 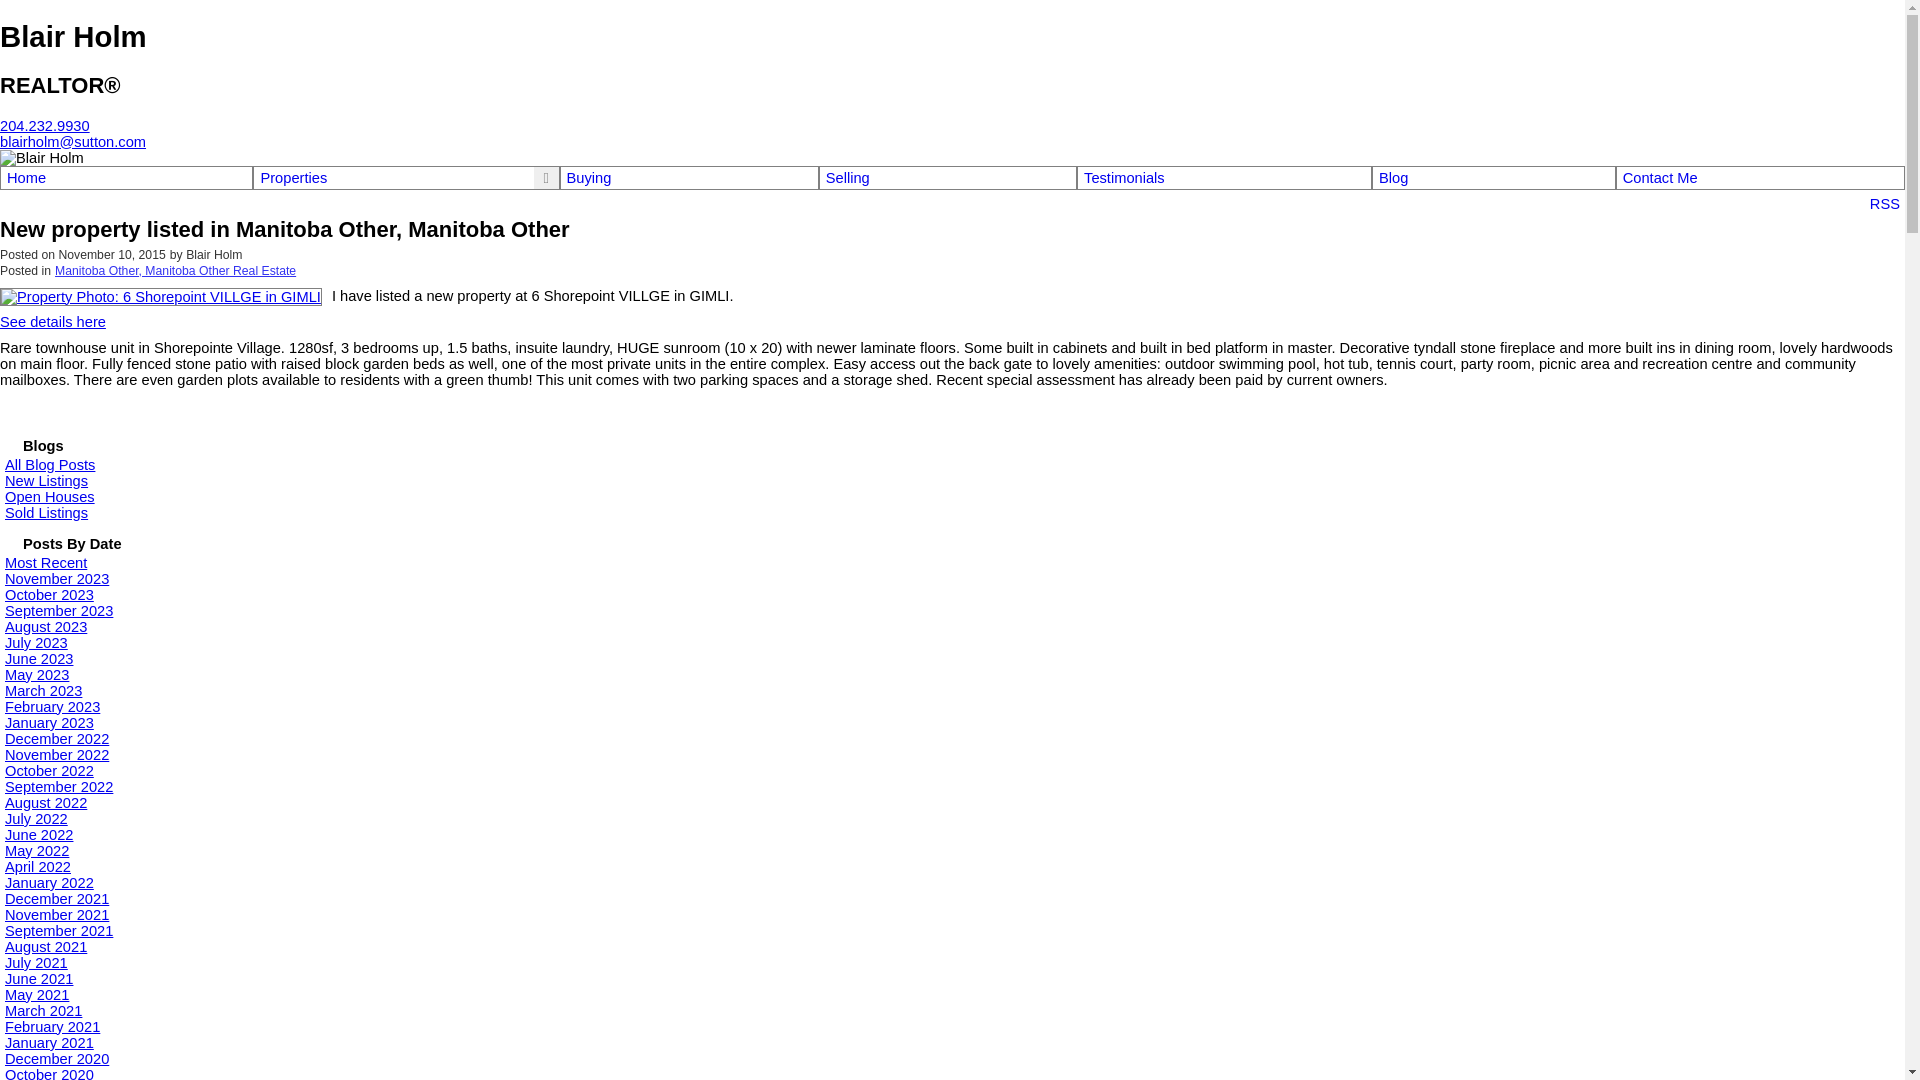 I want to click on 'Blog', so click(x=1493, y=176).